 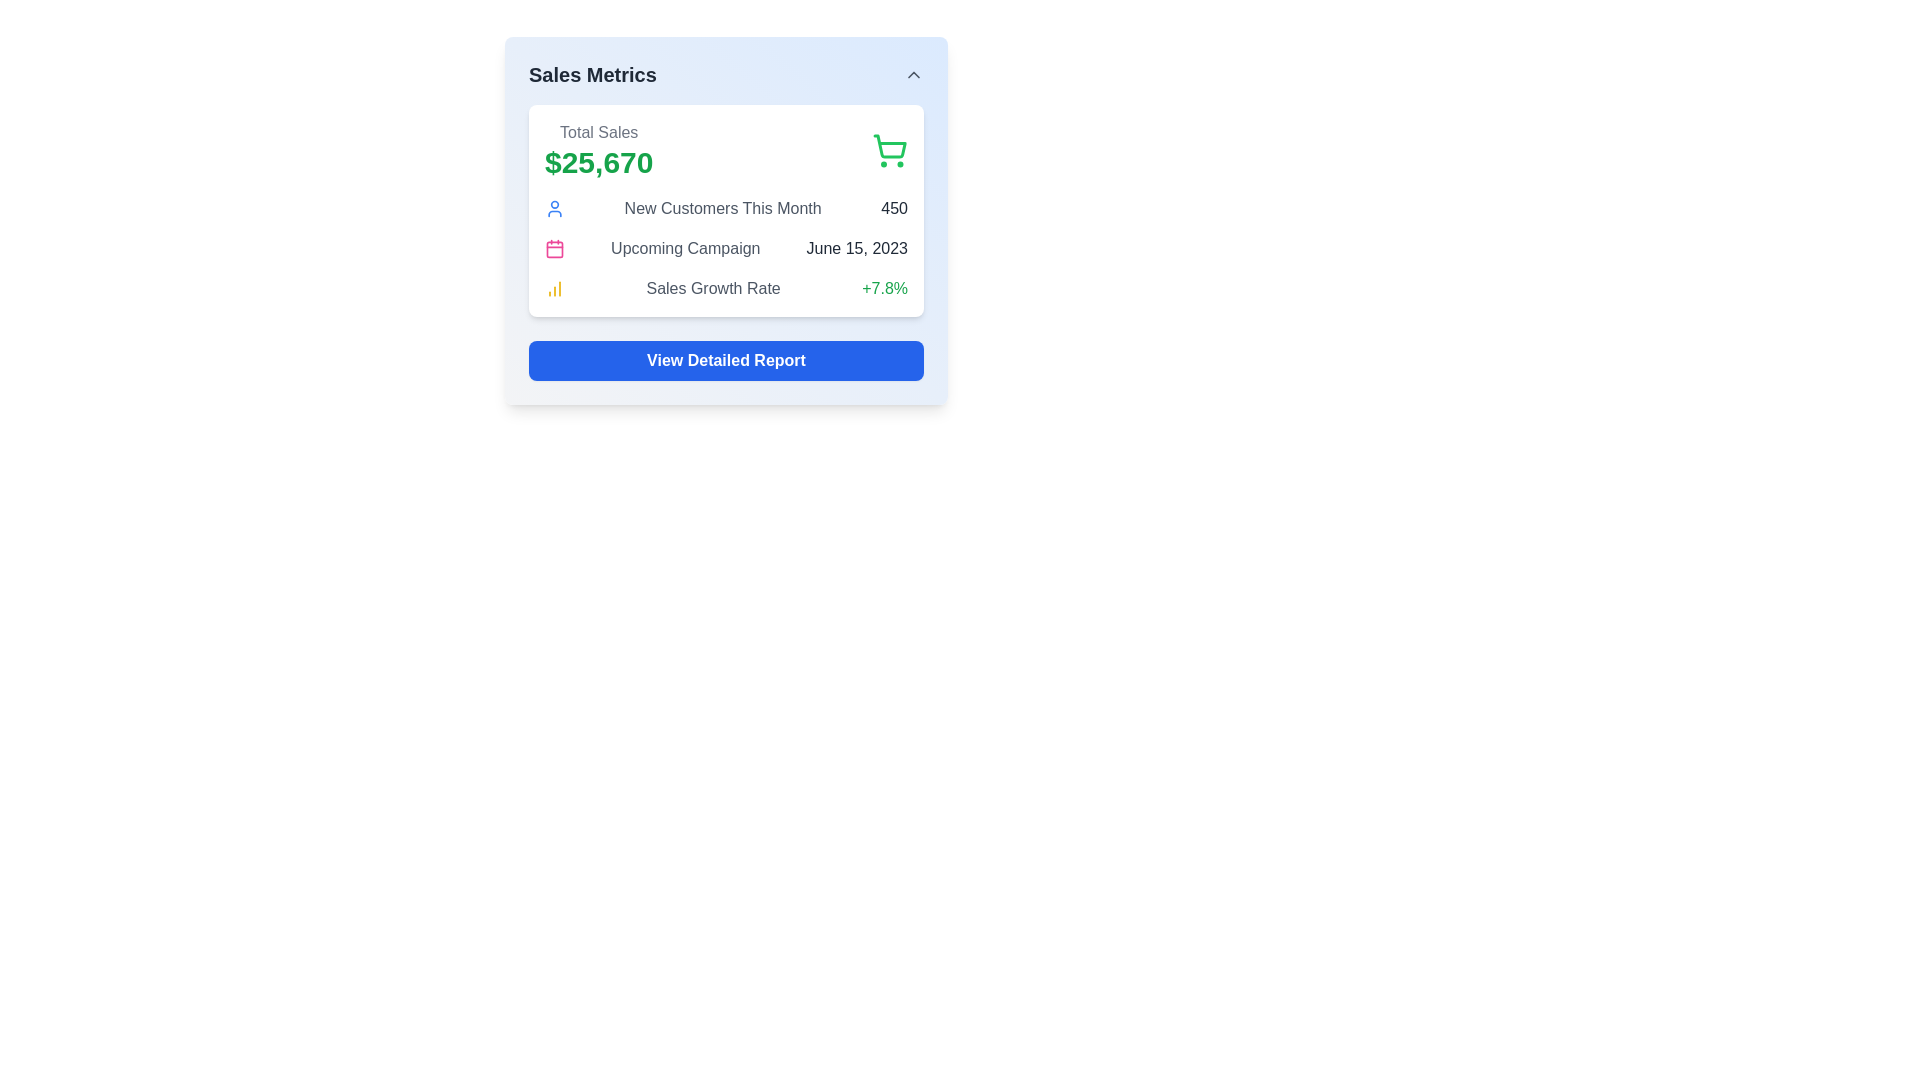 I want to click on the Information panel with structured metrics, which is located within the 'Sales Metrics' card below 'Total Sales' and above the 'View Detailed Report' button, so click(x=725, y=248).